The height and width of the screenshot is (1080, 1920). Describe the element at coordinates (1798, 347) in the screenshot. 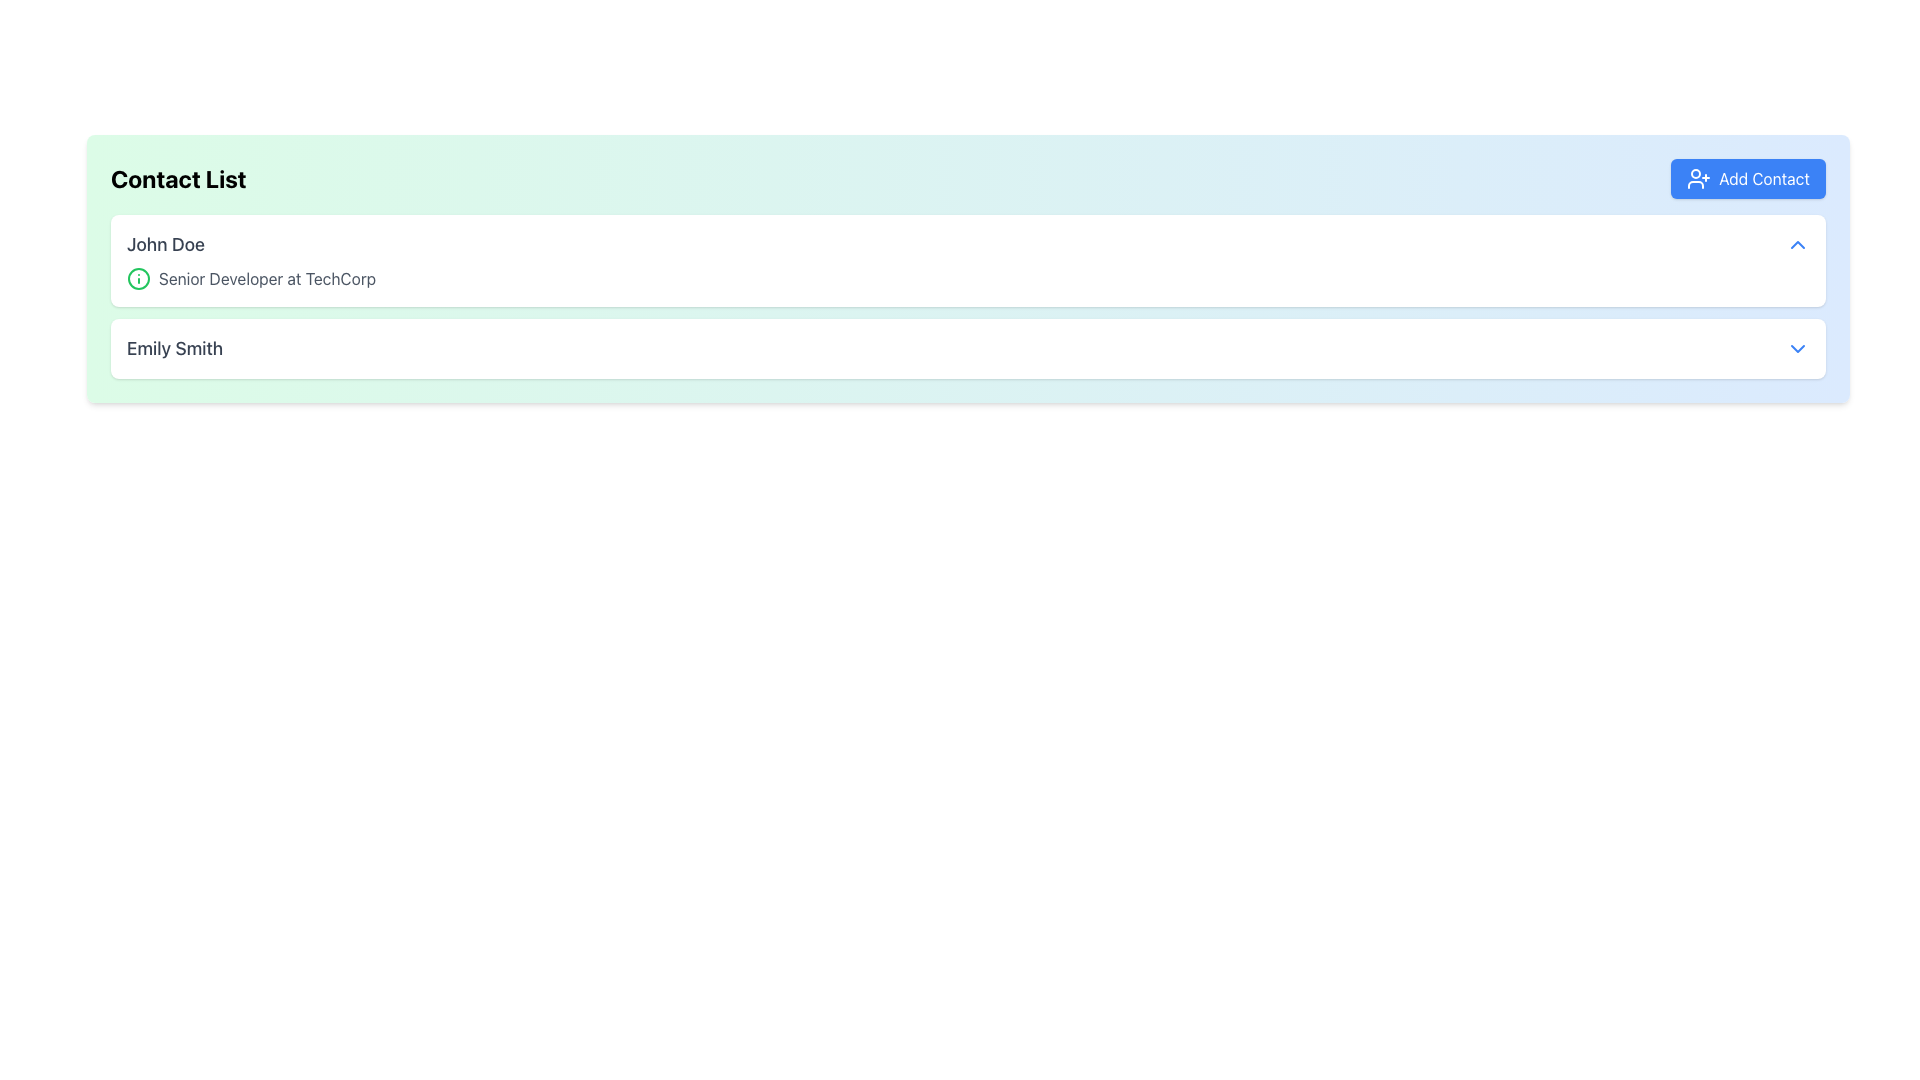

I see `the small downward-facing blue chevron icon button located at the right end of the list item labeled 'Emily Smith'` at that location.